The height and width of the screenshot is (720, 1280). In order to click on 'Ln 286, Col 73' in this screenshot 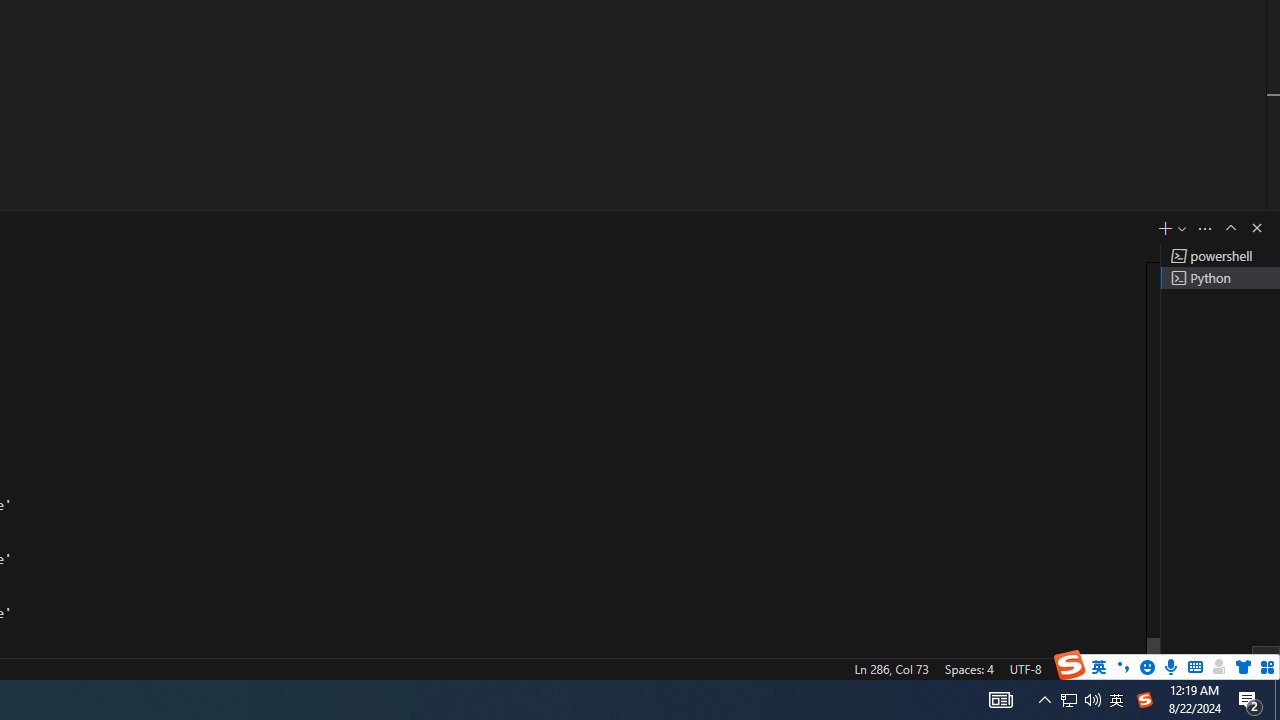, I will do `click(890, 668)`.